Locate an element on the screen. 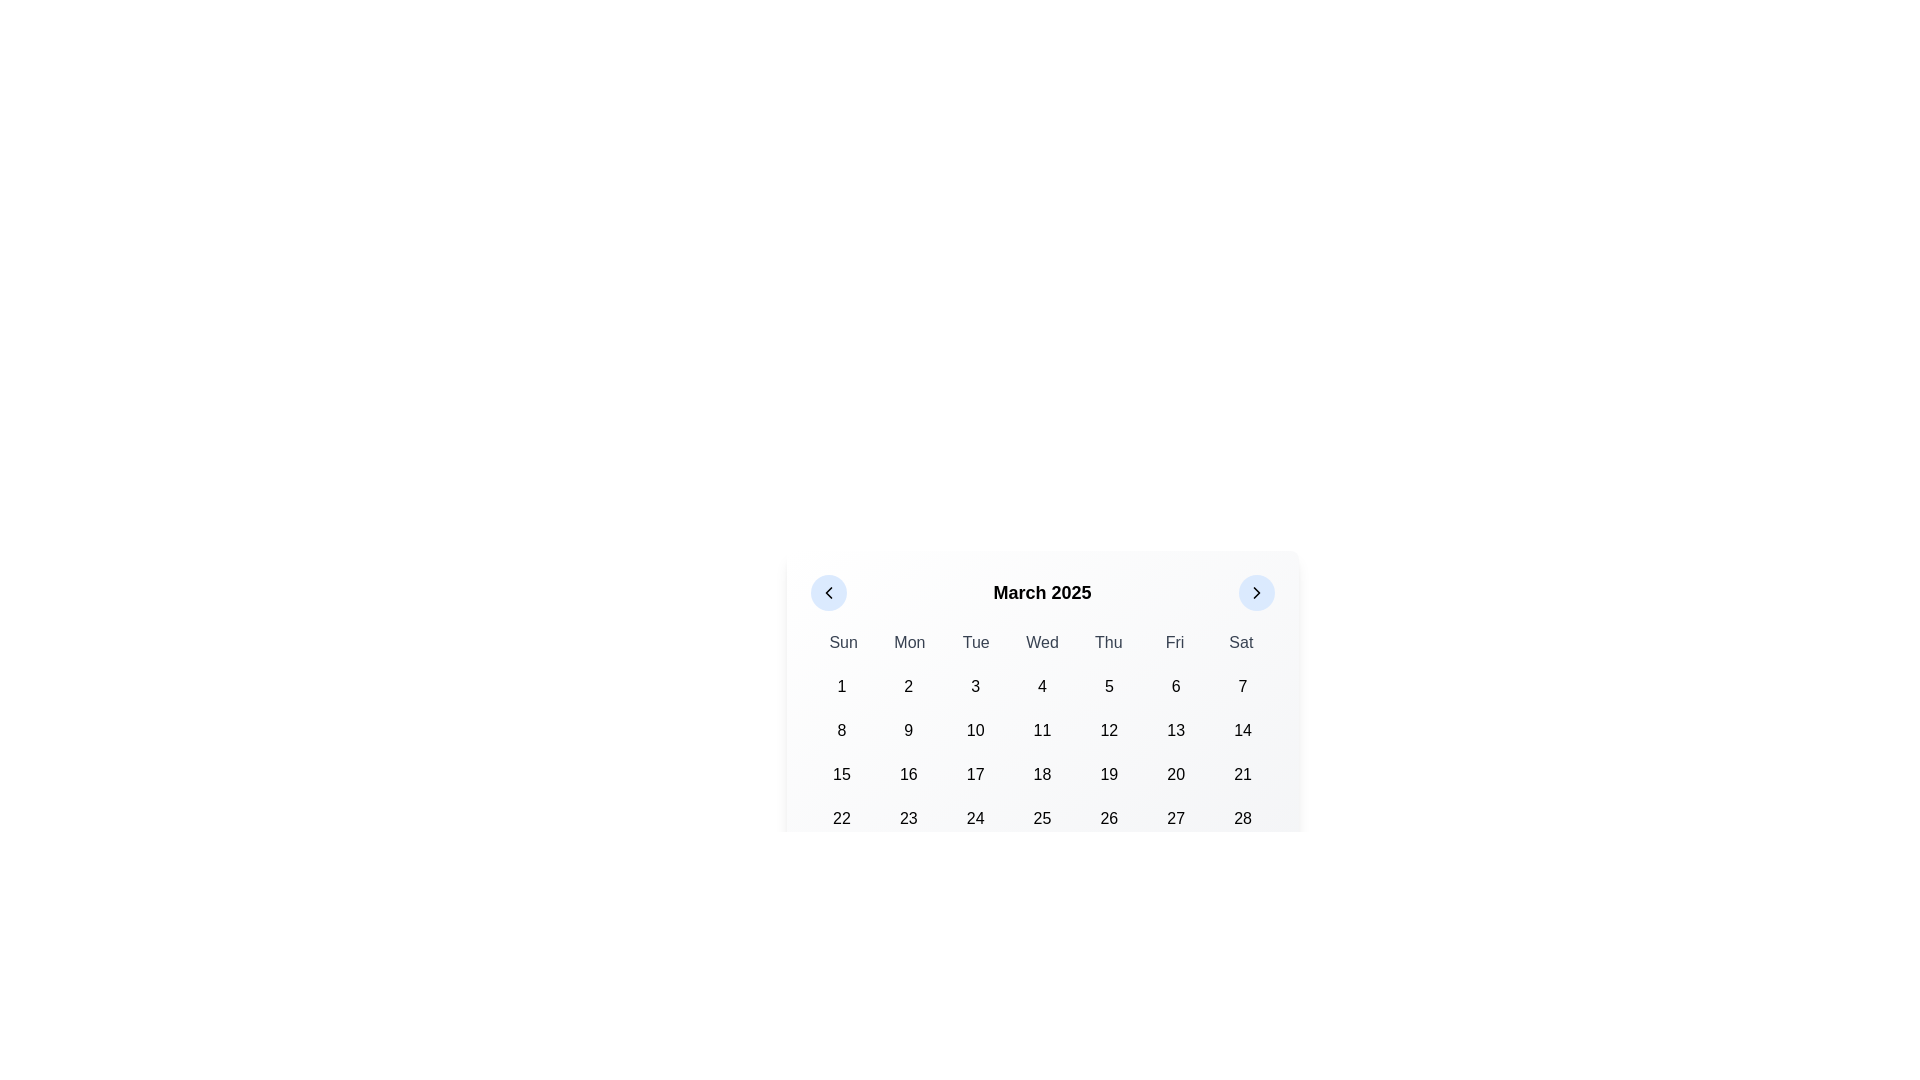 This screenshot has height=1080, width=1920. the button representing the 15th day of the month in the calendar interface is located at coordinates (841, 774).